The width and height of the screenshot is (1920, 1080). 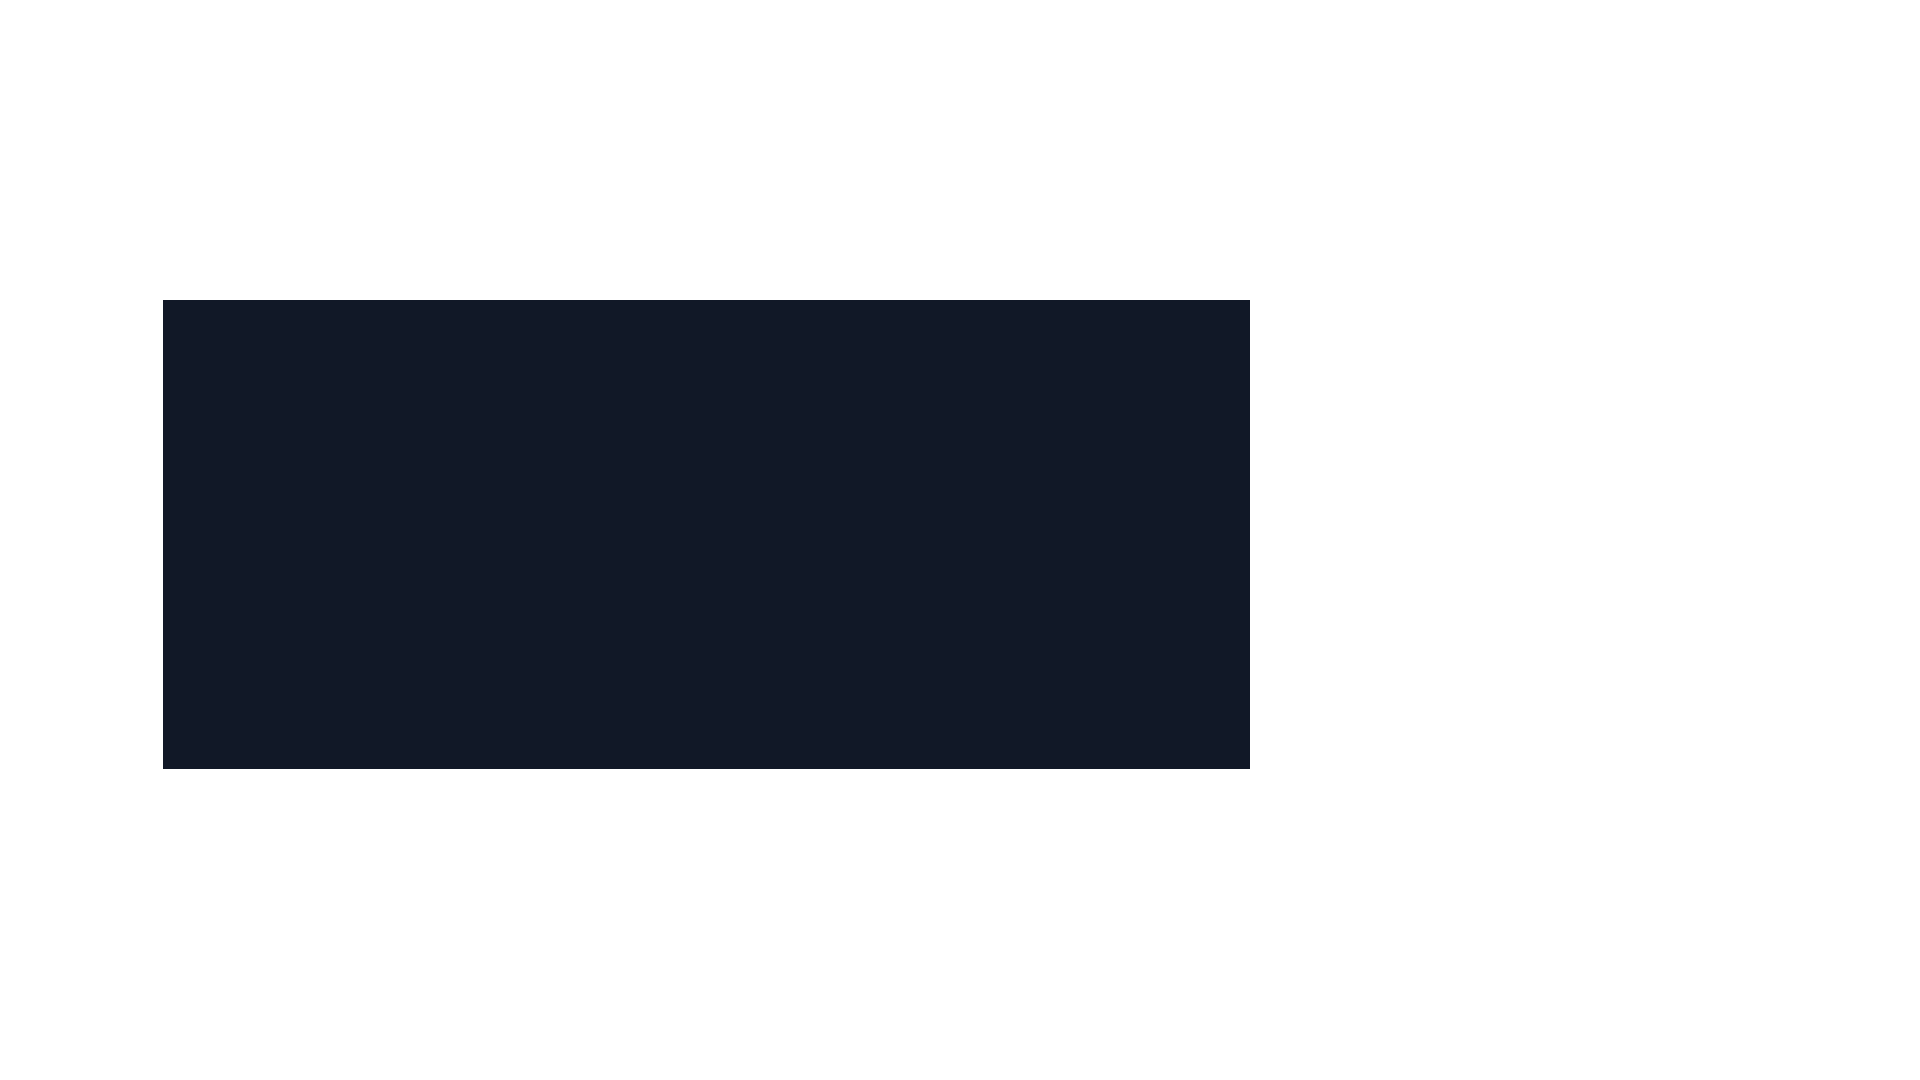 I want to click on the targeting icon located at the top of the card, which visually represents the concept of targeting or accuracy, so click(x=568, y=1018).